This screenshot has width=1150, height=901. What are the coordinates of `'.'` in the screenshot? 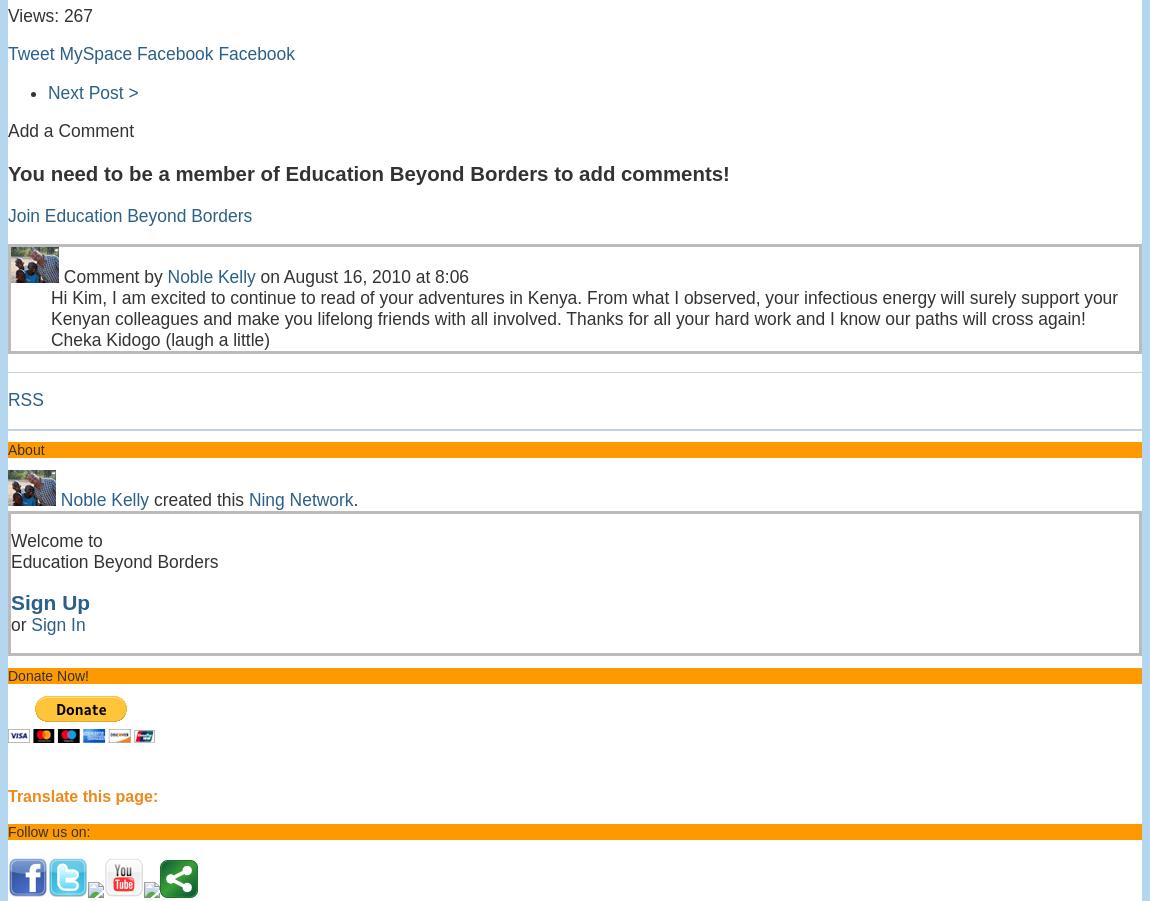 It's located at (355, 498).